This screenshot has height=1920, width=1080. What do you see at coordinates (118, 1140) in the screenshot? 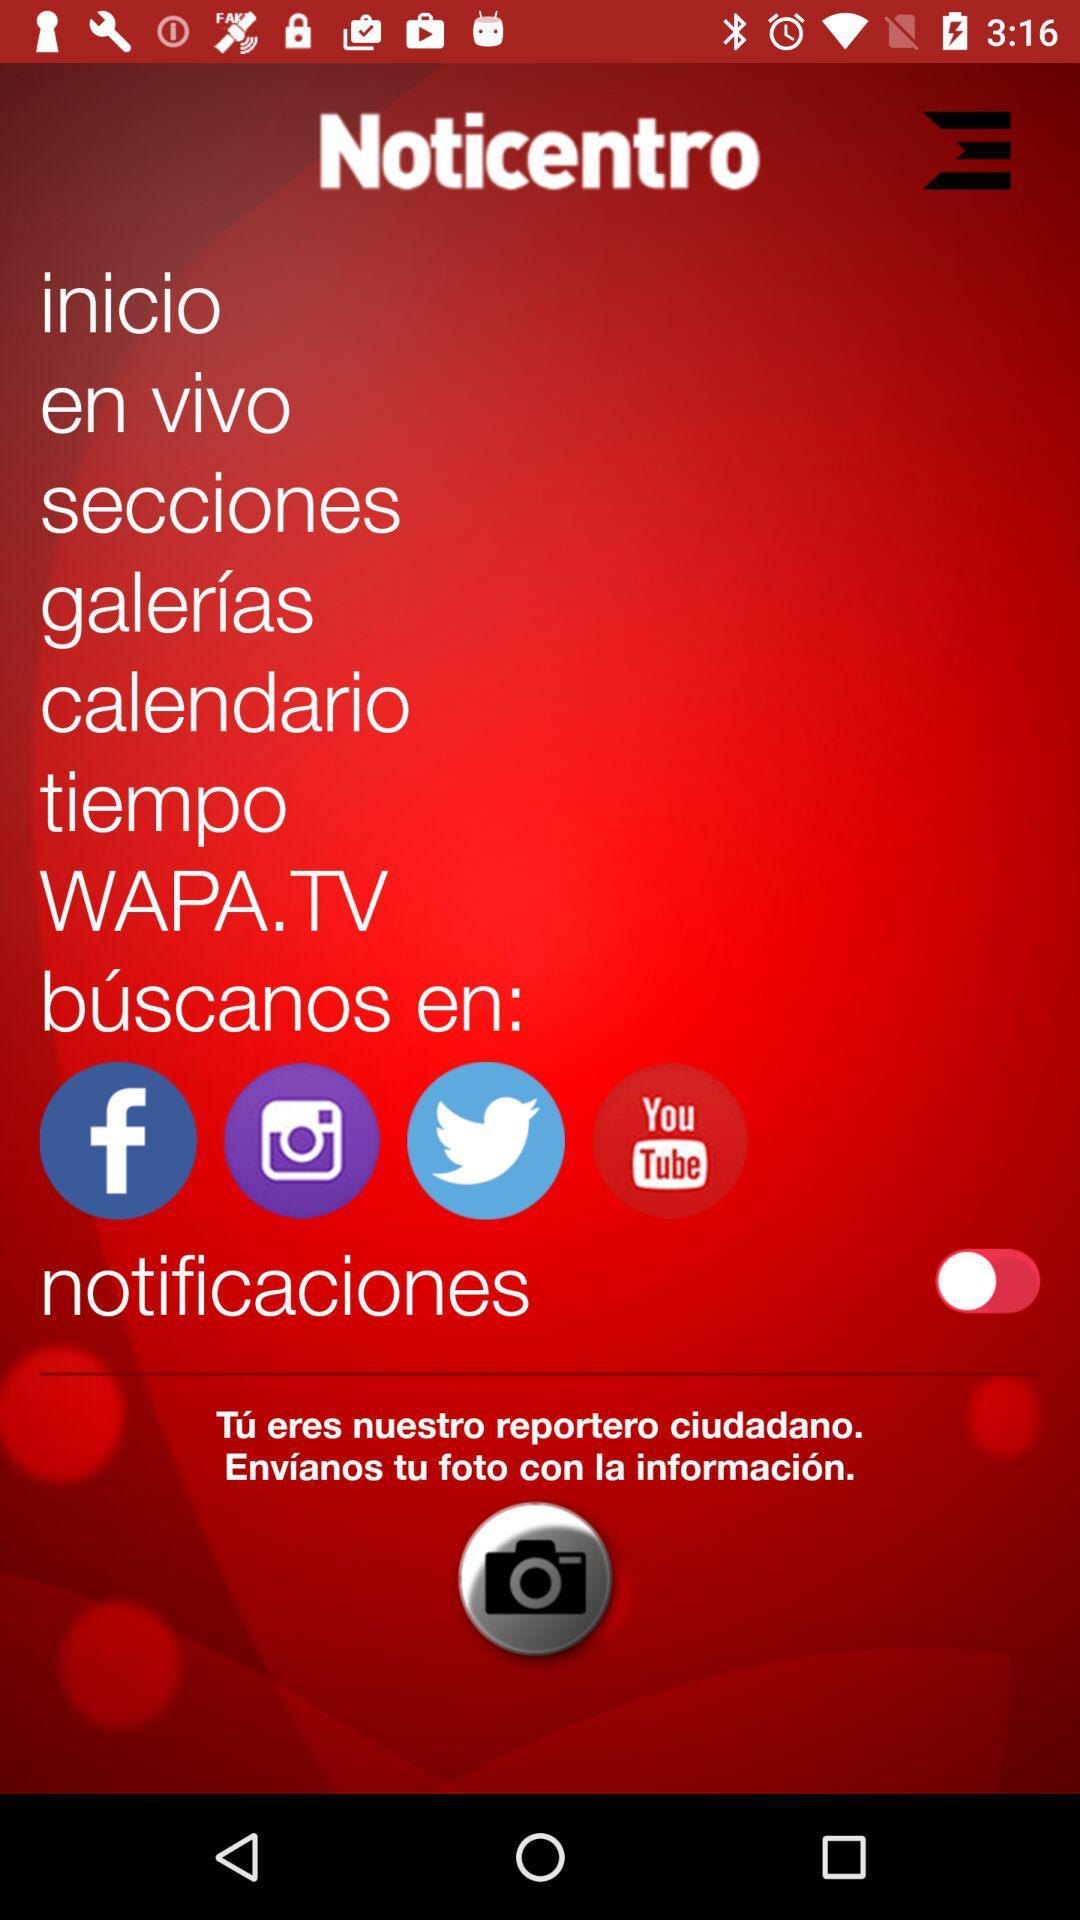
I see `the facebook icon` at bounding box center [118, 1140].